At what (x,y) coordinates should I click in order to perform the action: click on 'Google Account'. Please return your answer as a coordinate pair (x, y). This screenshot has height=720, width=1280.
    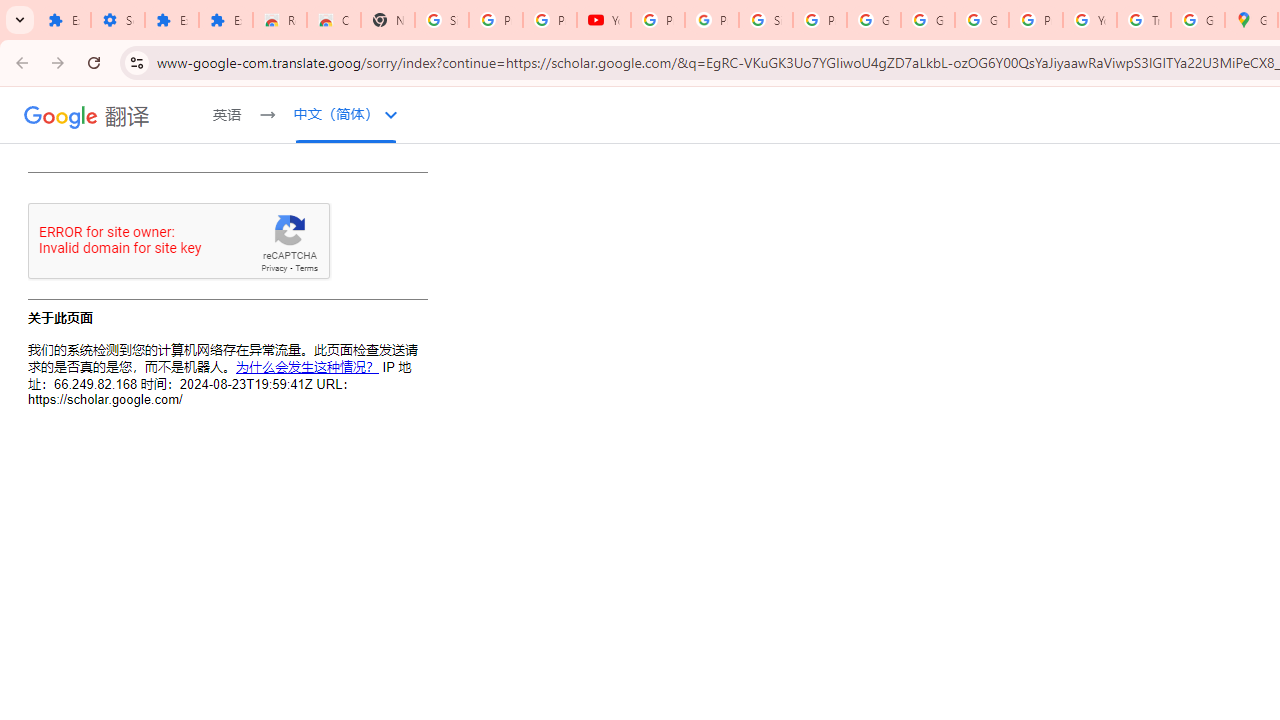
    Looking at the image, I should click on (874, 20).